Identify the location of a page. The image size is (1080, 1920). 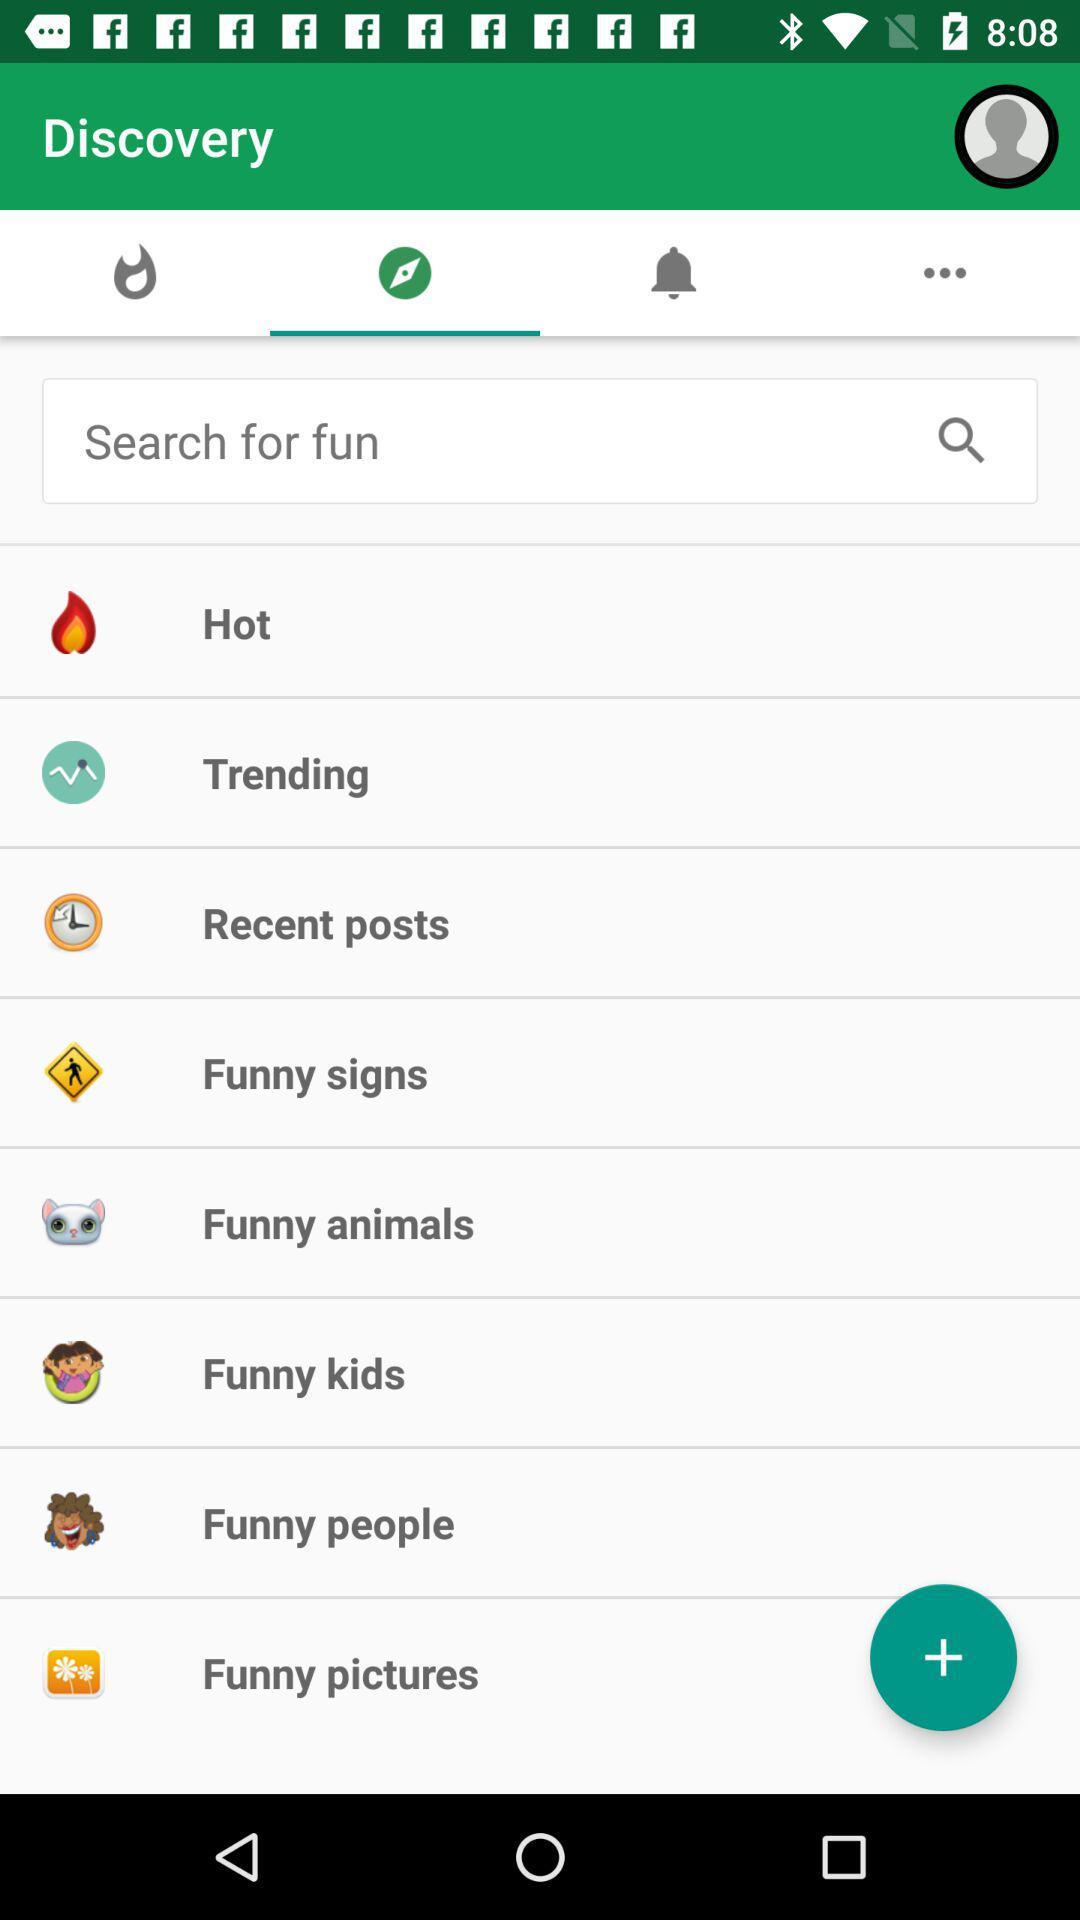
(943, 1657).